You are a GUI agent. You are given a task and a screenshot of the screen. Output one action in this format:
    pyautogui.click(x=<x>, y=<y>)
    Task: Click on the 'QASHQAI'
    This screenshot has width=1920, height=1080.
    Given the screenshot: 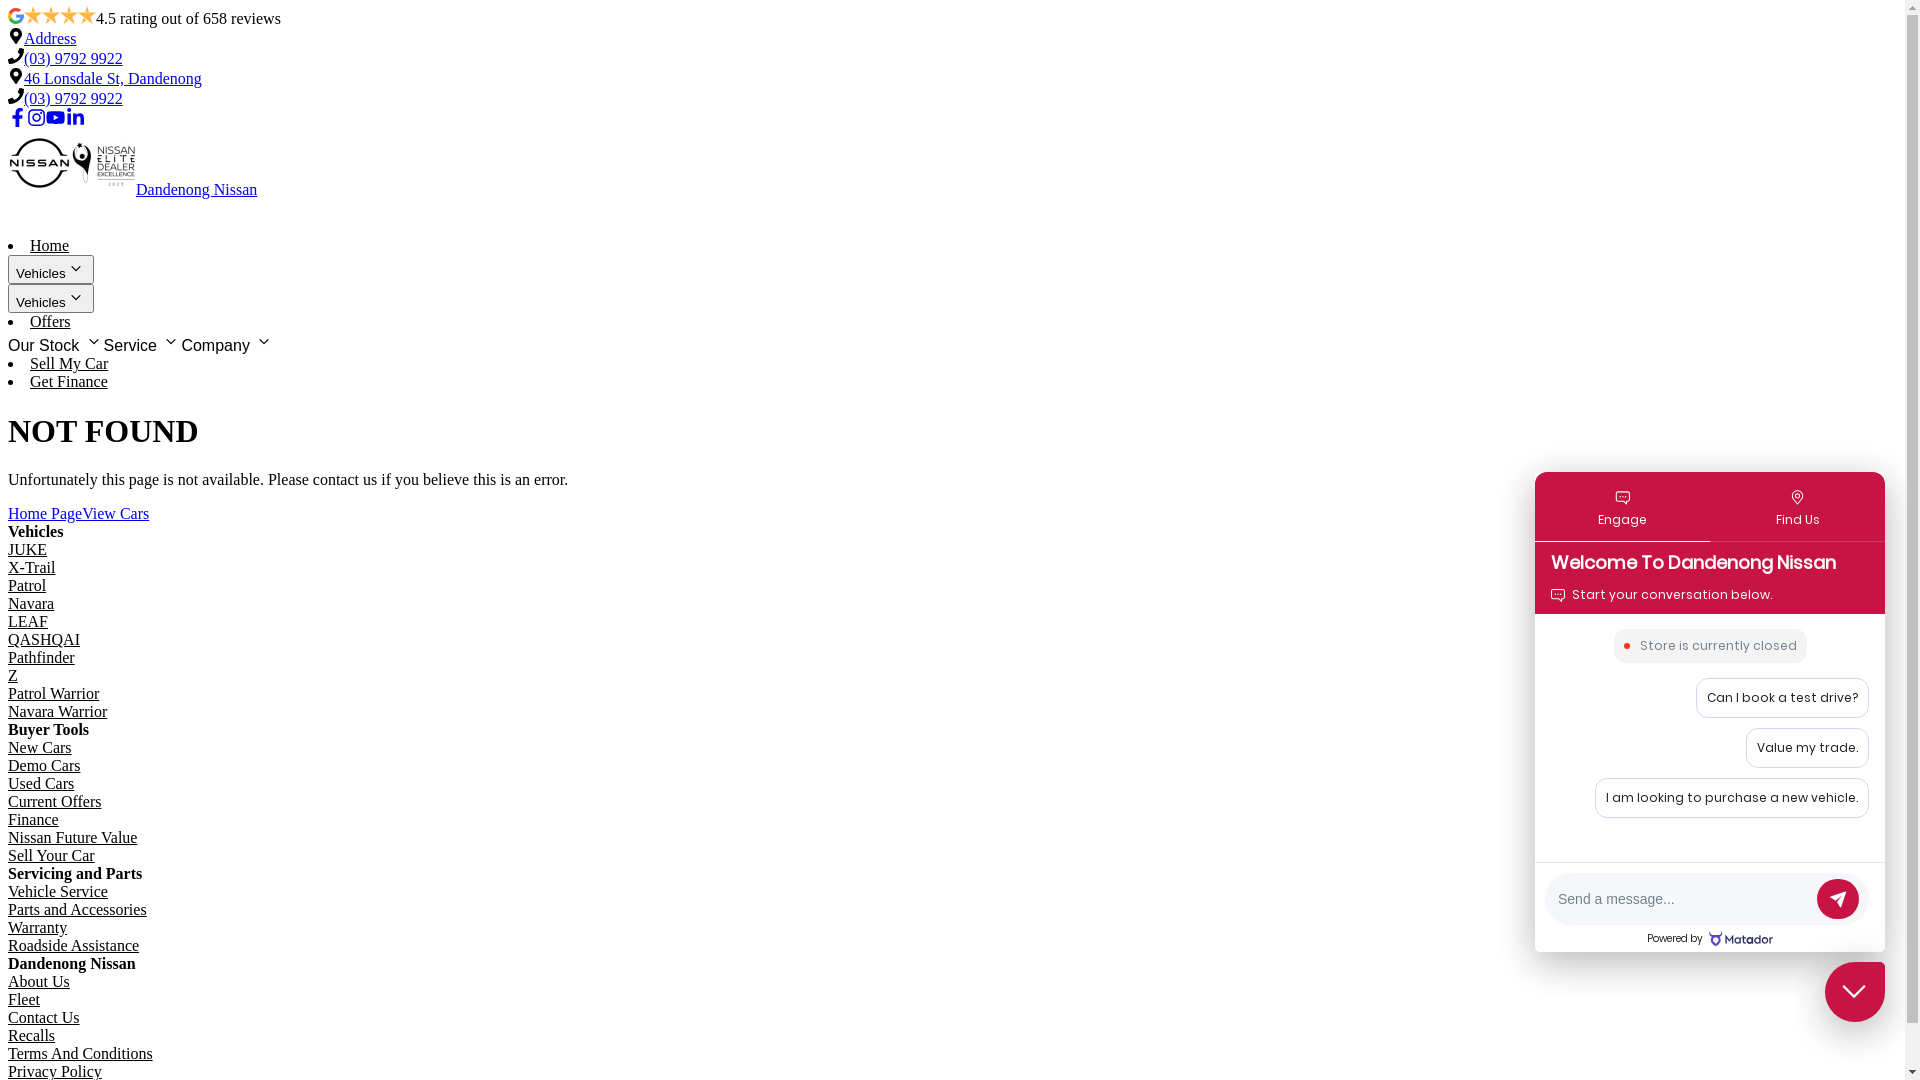 What is the action you would take?
    pyautogui.click(x=43, y=639)
    